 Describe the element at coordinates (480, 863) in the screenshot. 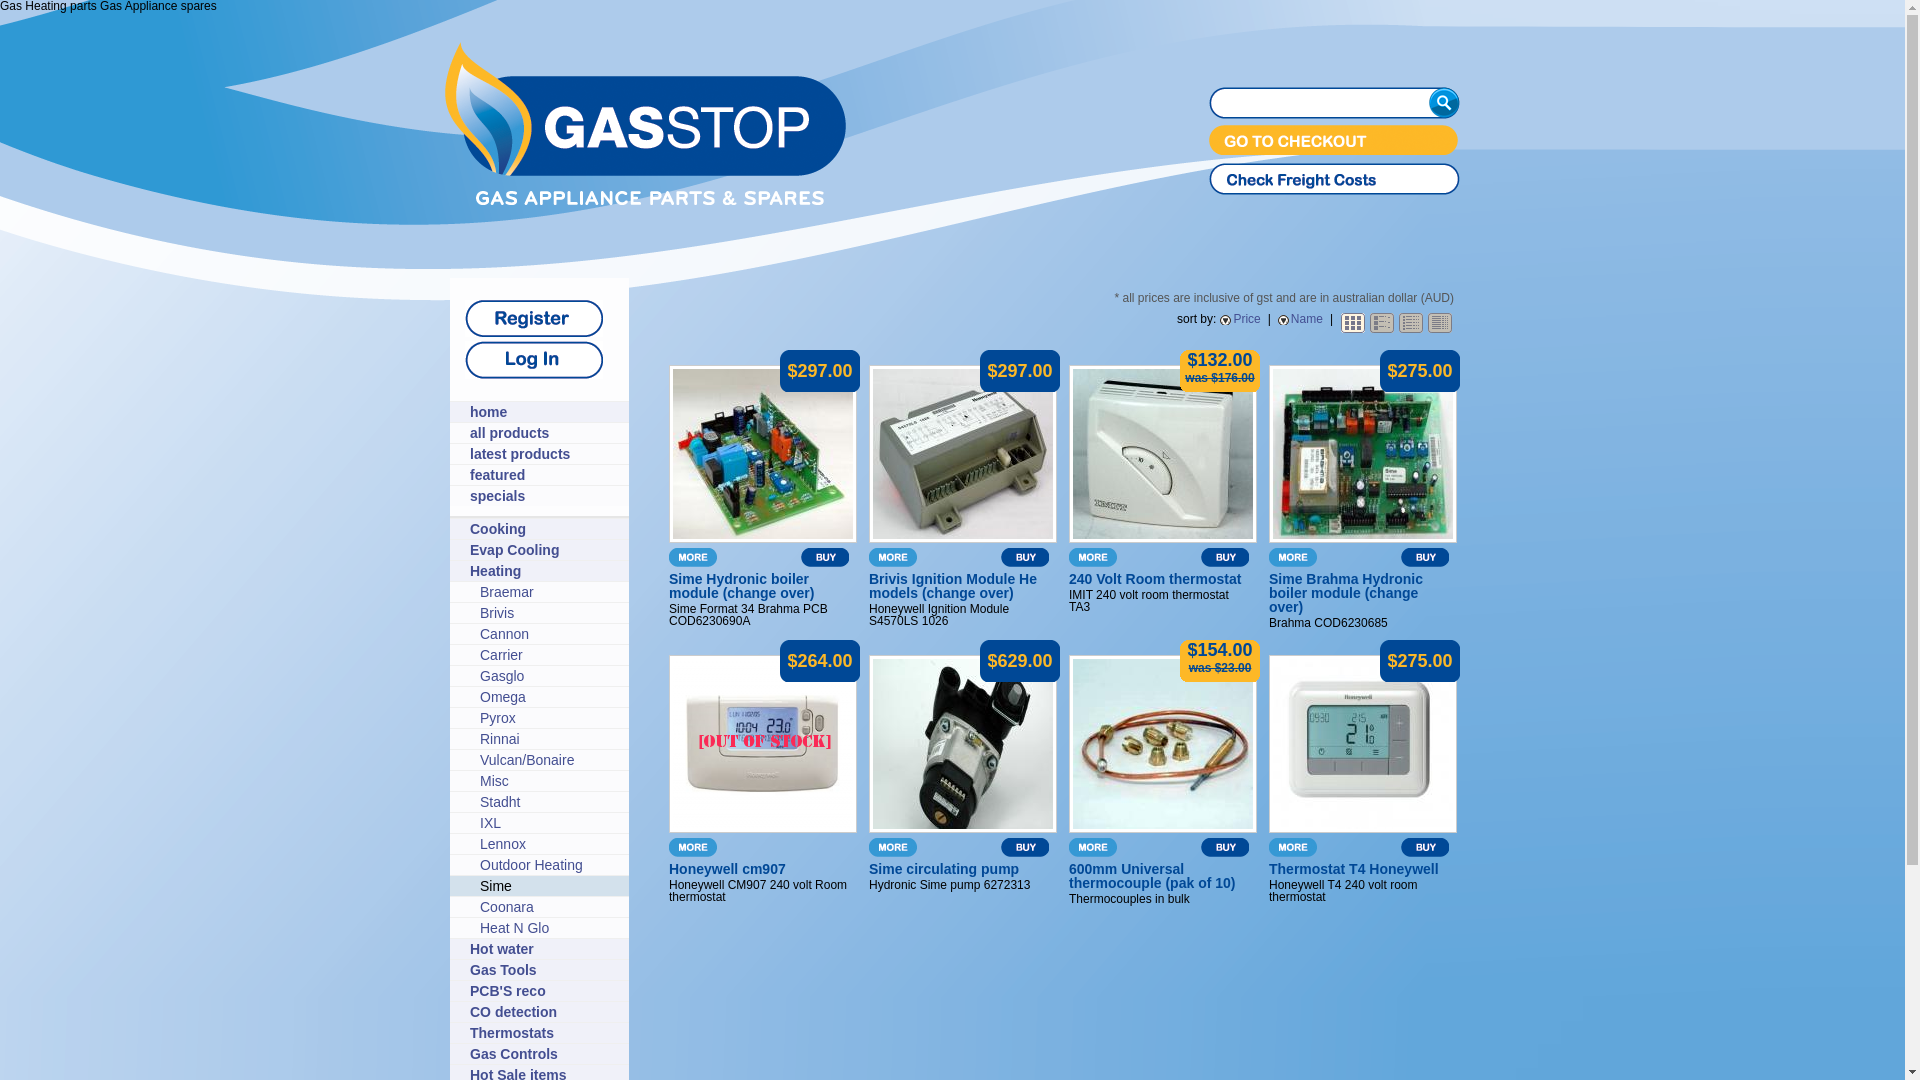

I see `'Outdoor Heating'` at that location.